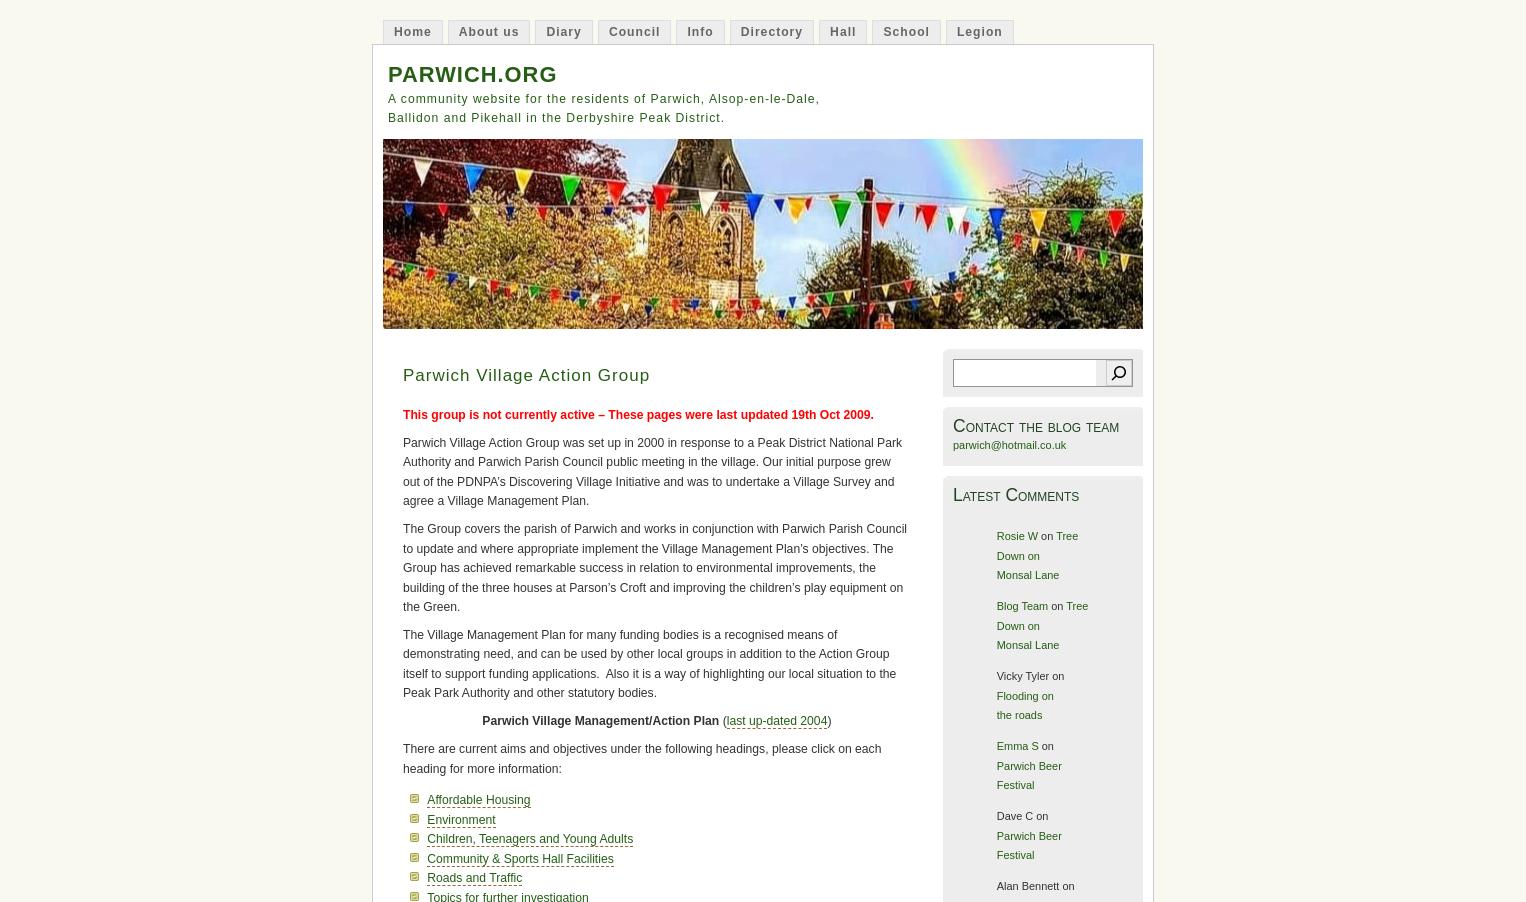 Image resolution: width=1526 pixels, height=902 pixels. I want to click on 'Latest Comments', so click(1015, 493).